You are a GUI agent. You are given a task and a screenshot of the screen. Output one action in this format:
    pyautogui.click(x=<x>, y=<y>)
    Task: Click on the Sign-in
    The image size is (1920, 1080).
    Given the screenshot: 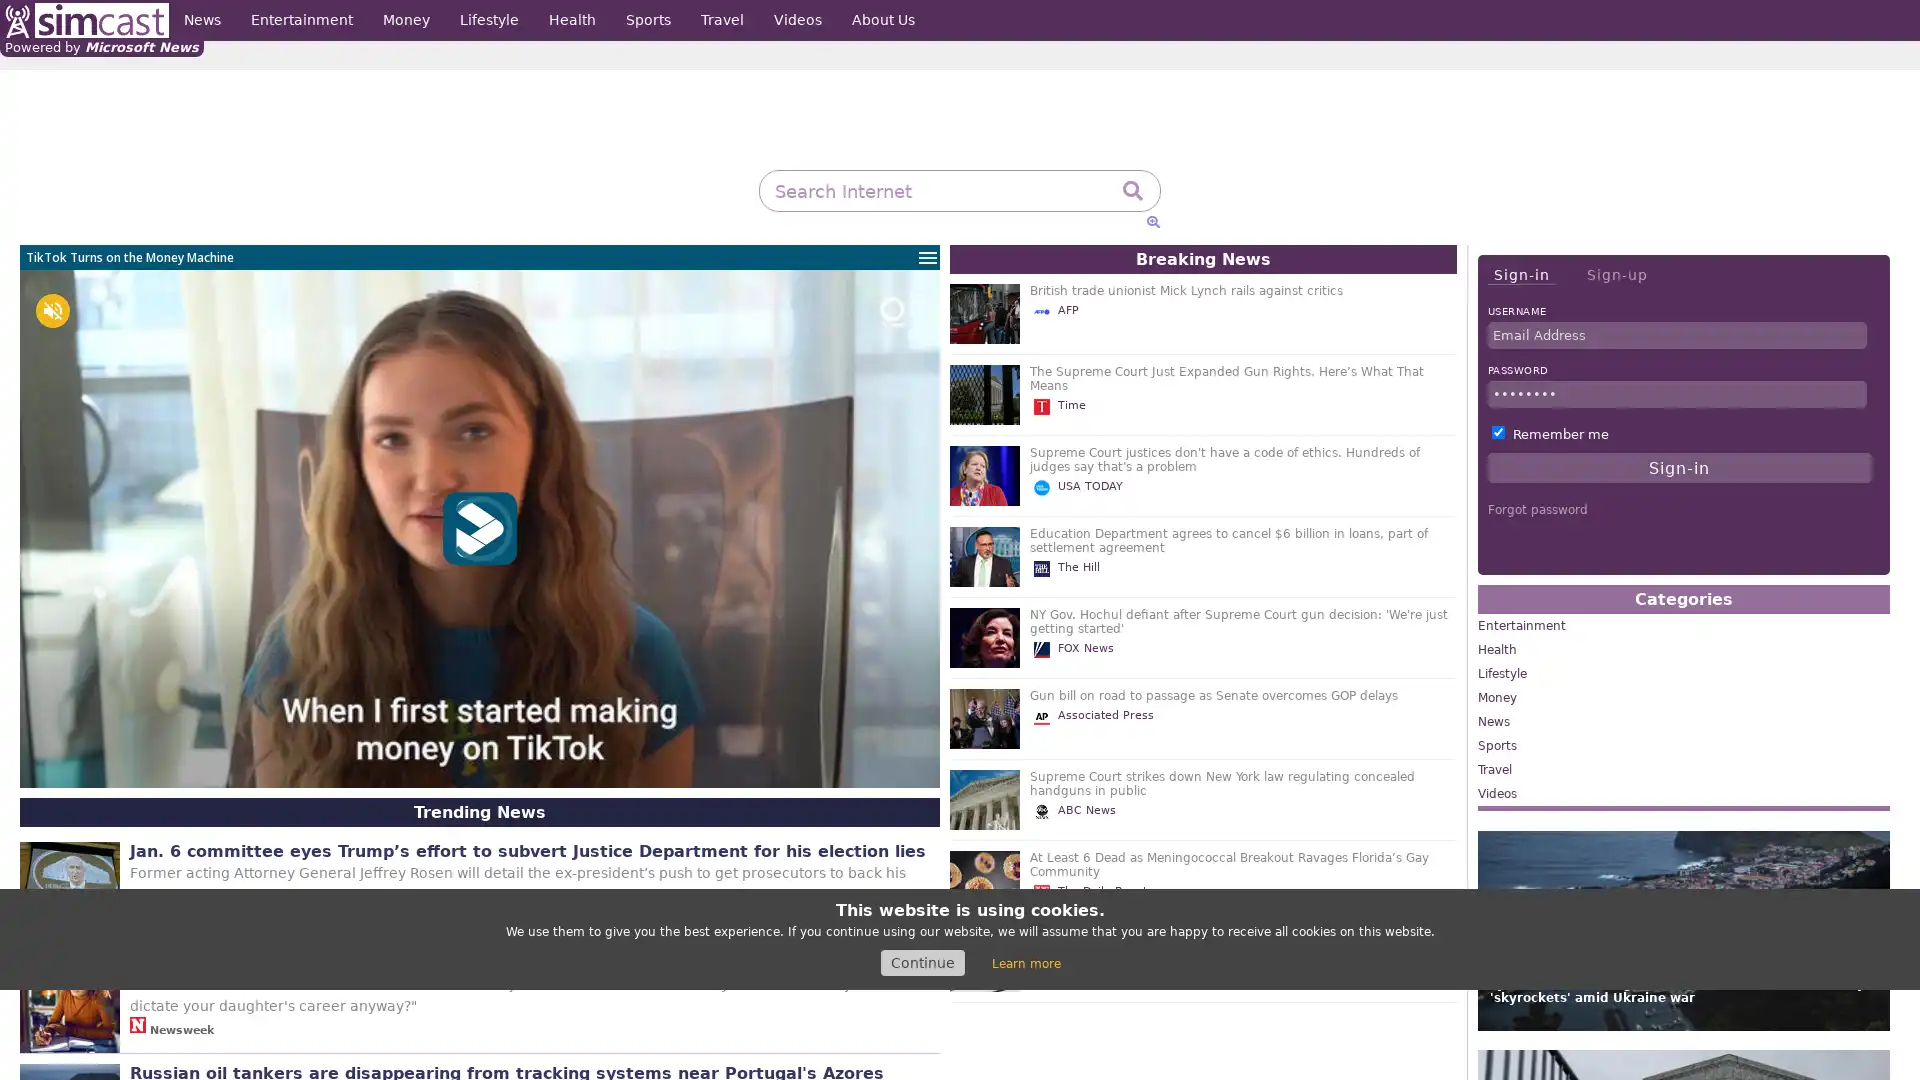 What is the action you would take?
    pyautogui.click(x=1679, y=467)
    